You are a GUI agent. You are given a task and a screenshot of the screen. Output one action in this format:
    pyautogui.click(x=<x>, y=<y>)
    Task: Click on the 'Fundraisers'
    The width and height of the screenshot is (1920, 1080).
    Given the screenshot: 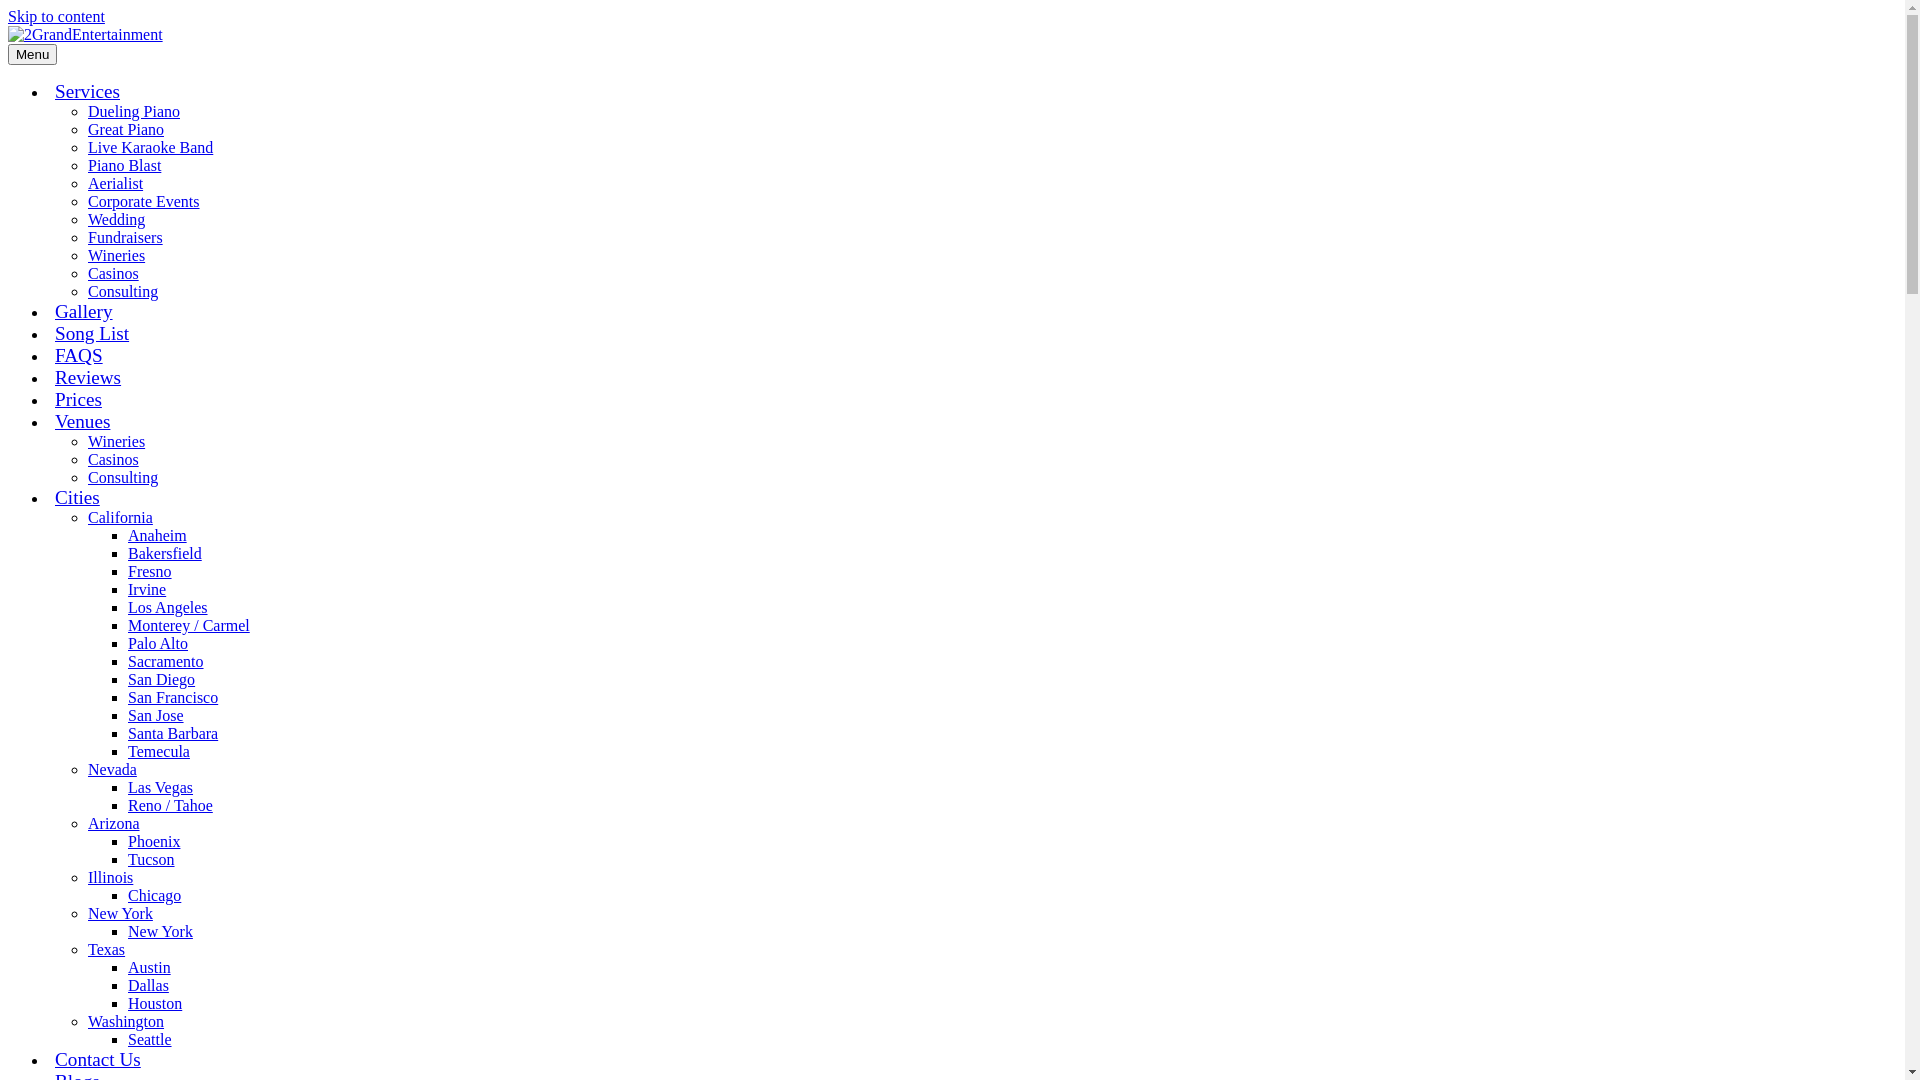 What is the action you would take?
    pyautogui.click(x=124, y=236)
    